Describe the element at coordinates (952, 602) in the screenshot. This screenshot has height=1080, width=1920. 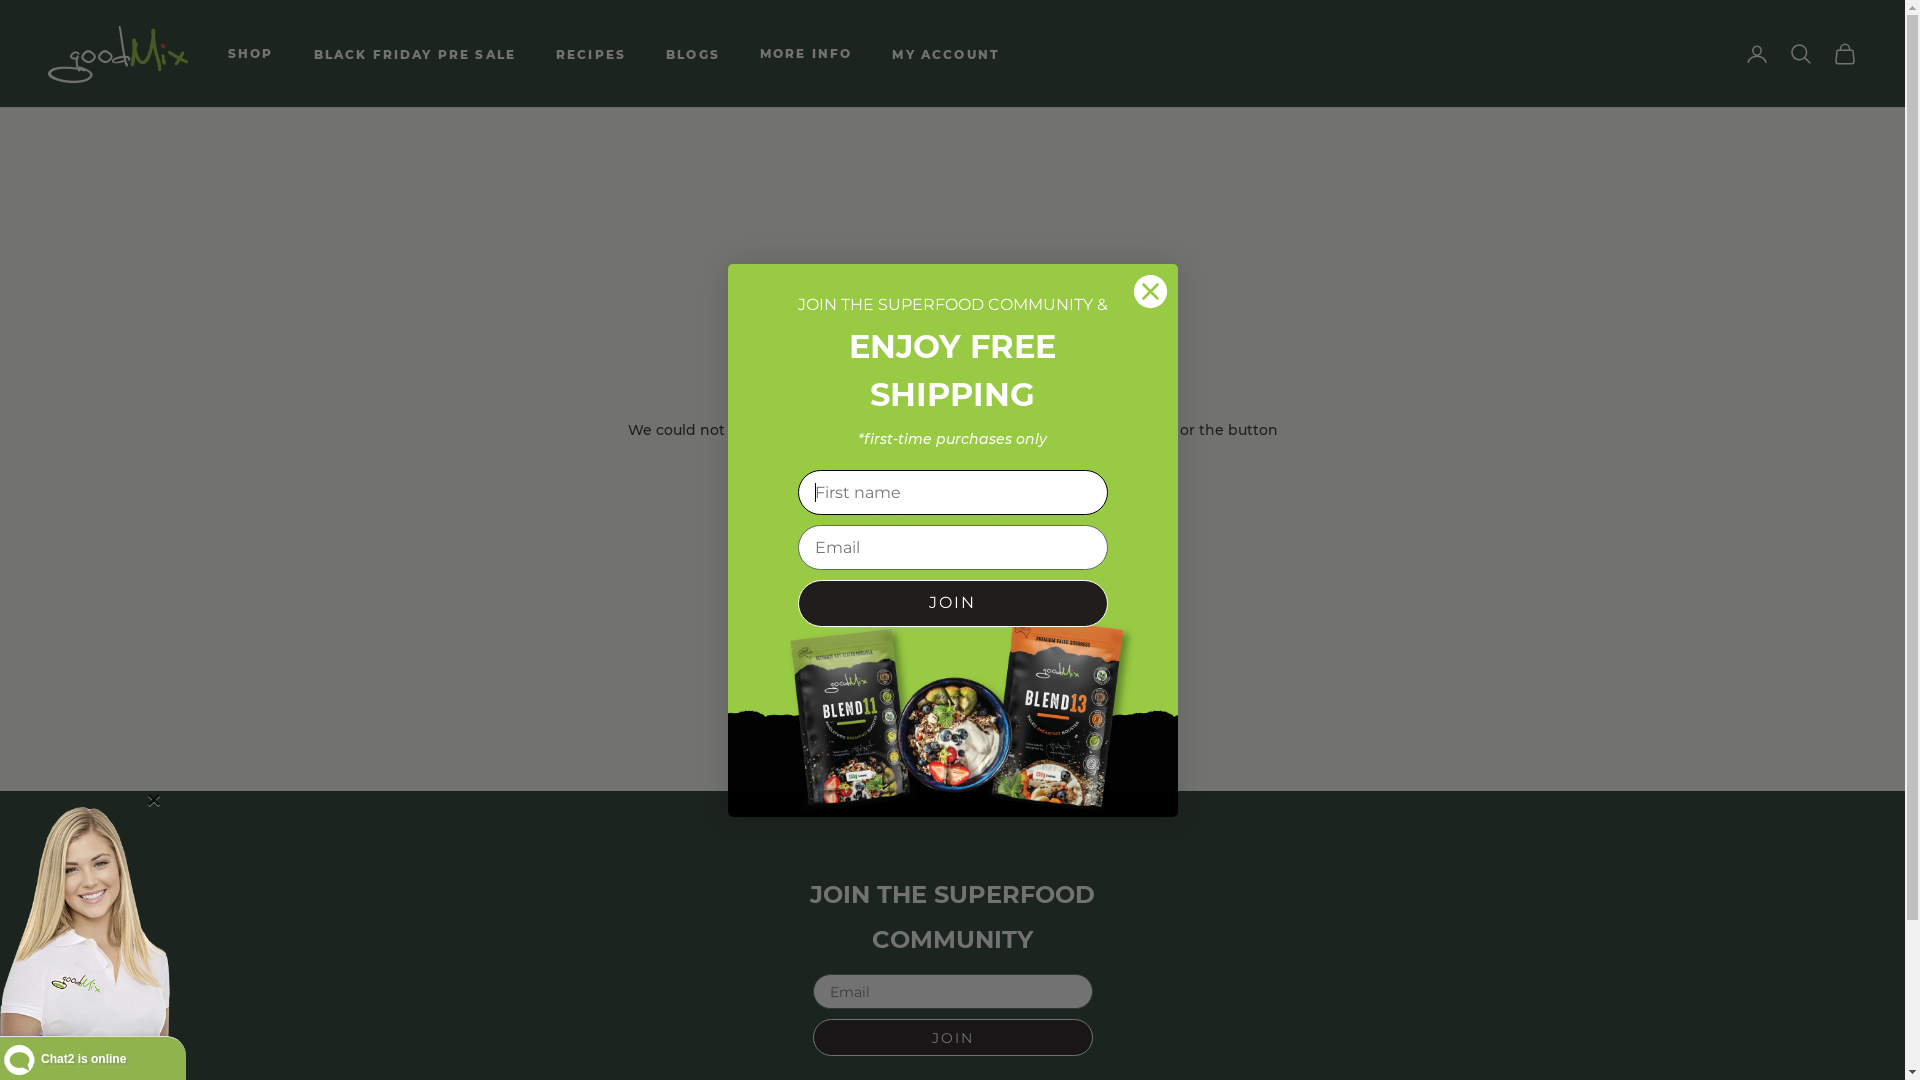
I see `'JOIN'` at that location.